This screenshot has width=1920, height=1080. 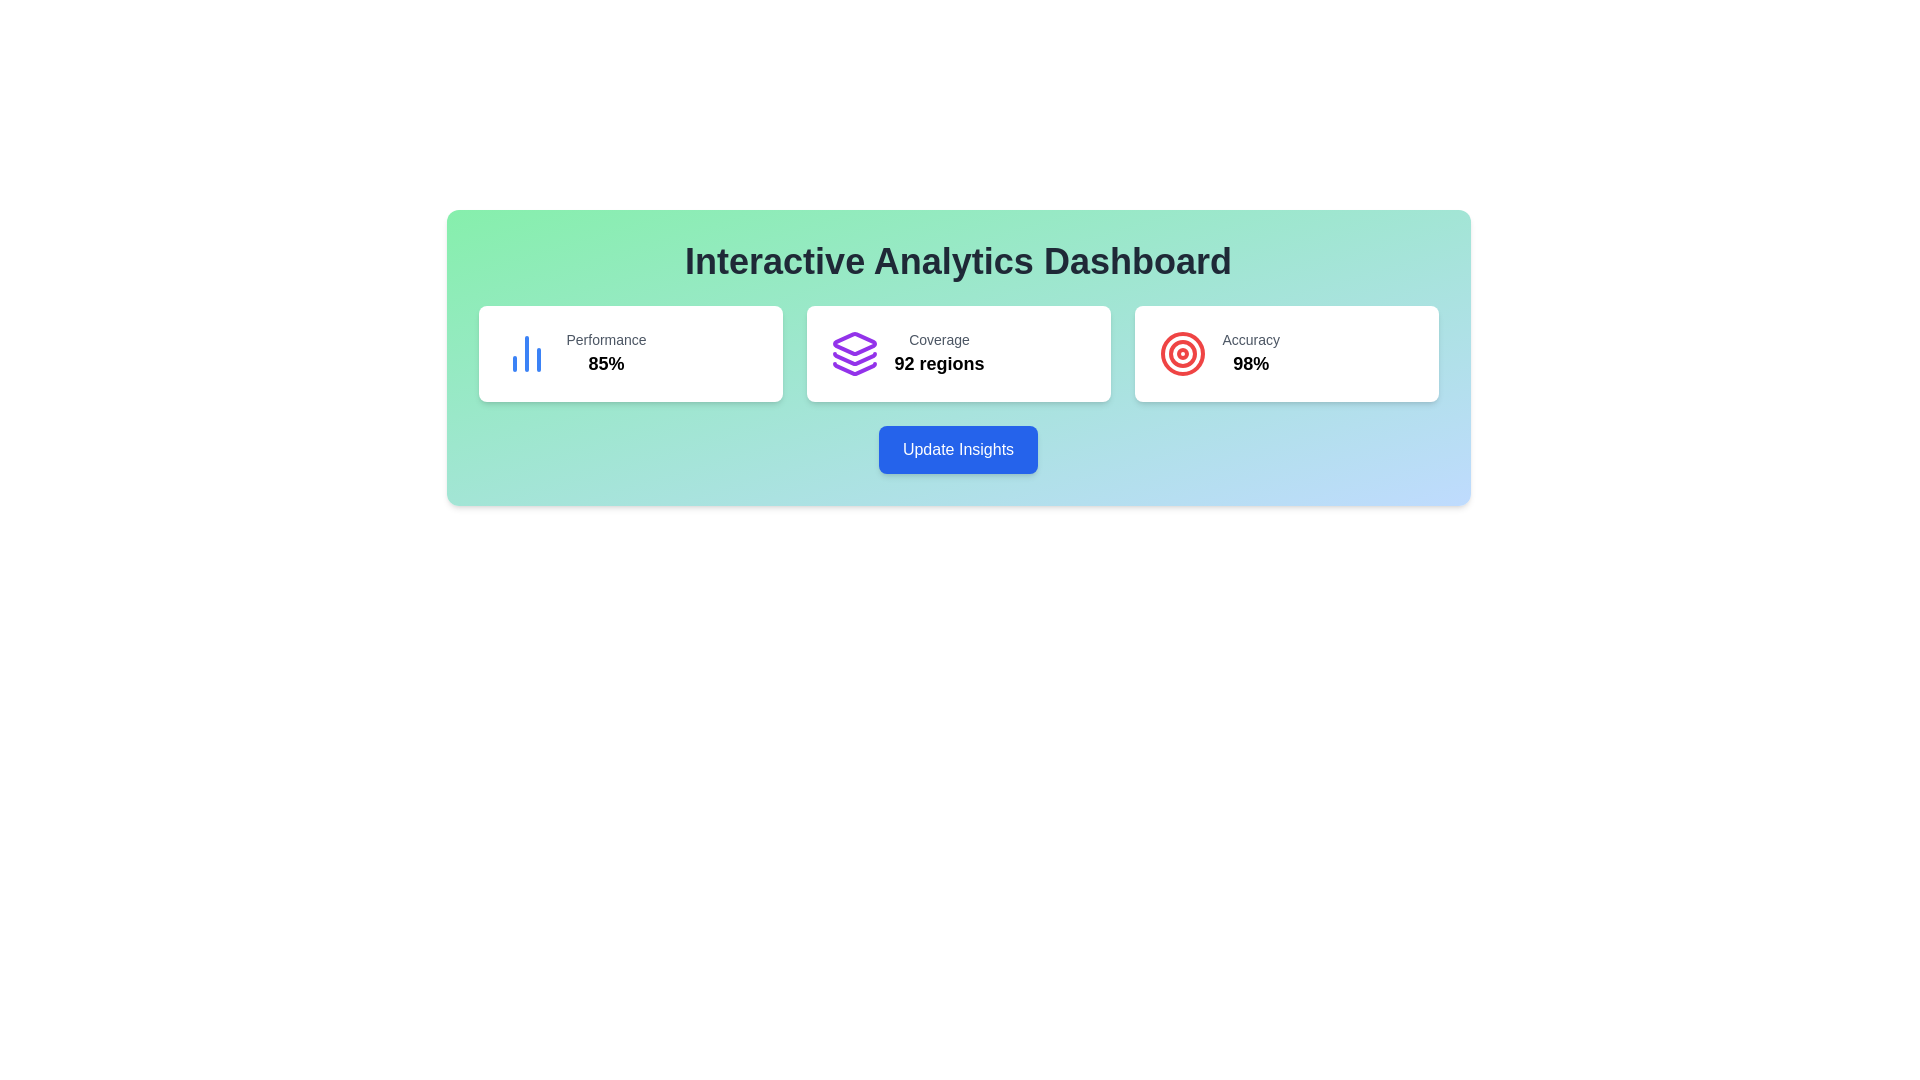 What do you see at coordinates (957, 353) in the screenshot?
I see `the 'Coverage' card displaying '92 regions' for more details, which is the middle card in a horizontal grid of three cards beneath the 'Interactive Analytics Dashboard' heading` at bounding box center [957, 353].